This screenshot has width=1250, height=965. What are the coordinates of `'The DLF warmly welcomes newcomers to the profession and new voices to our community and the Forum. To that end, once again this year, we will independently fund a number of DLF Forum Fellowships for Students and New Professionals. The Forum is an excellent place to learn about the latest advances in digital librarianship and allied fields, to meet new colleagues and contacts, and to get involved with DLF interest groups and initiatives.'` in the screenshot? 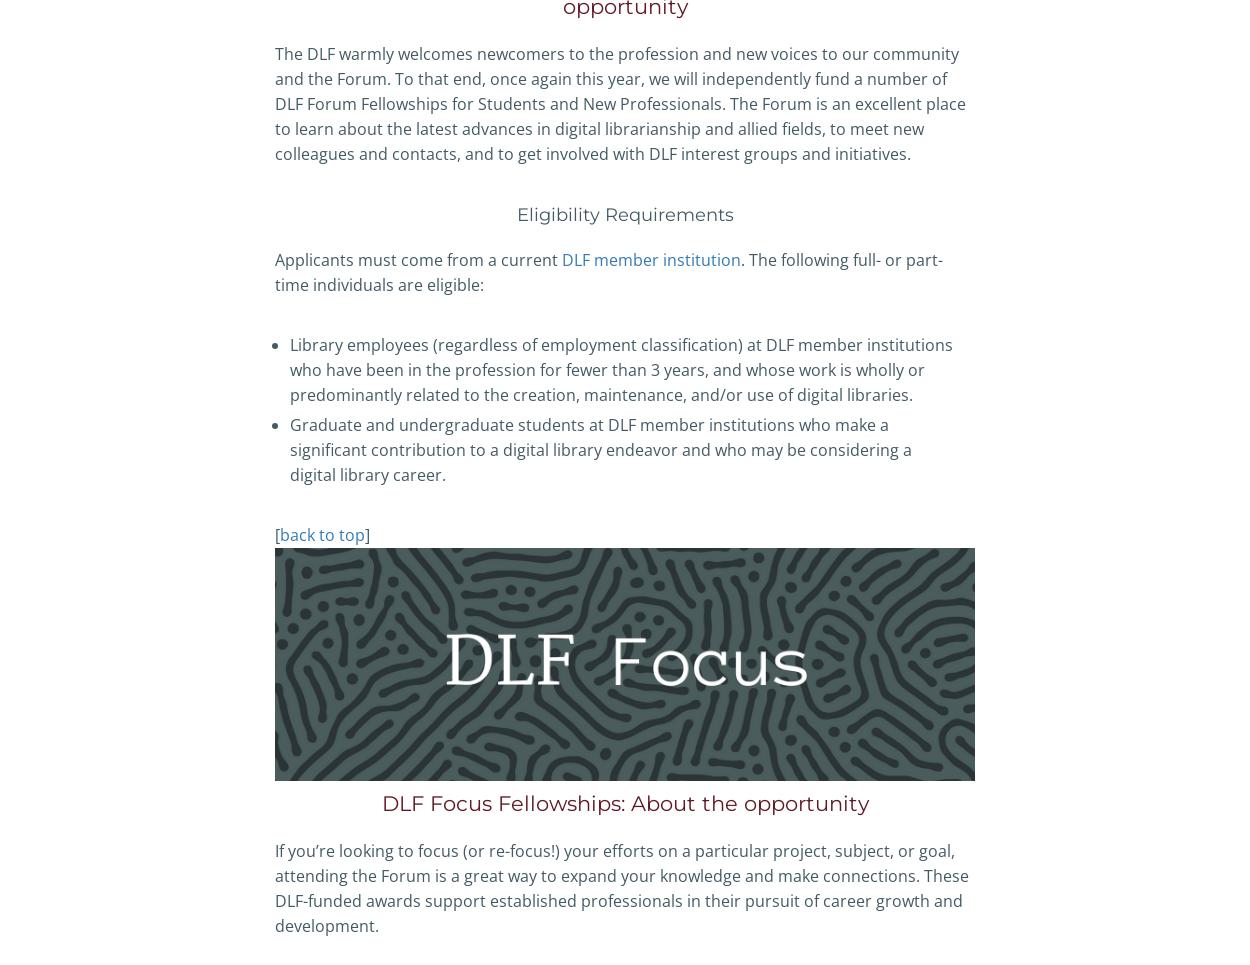 It's located at (619, 103).